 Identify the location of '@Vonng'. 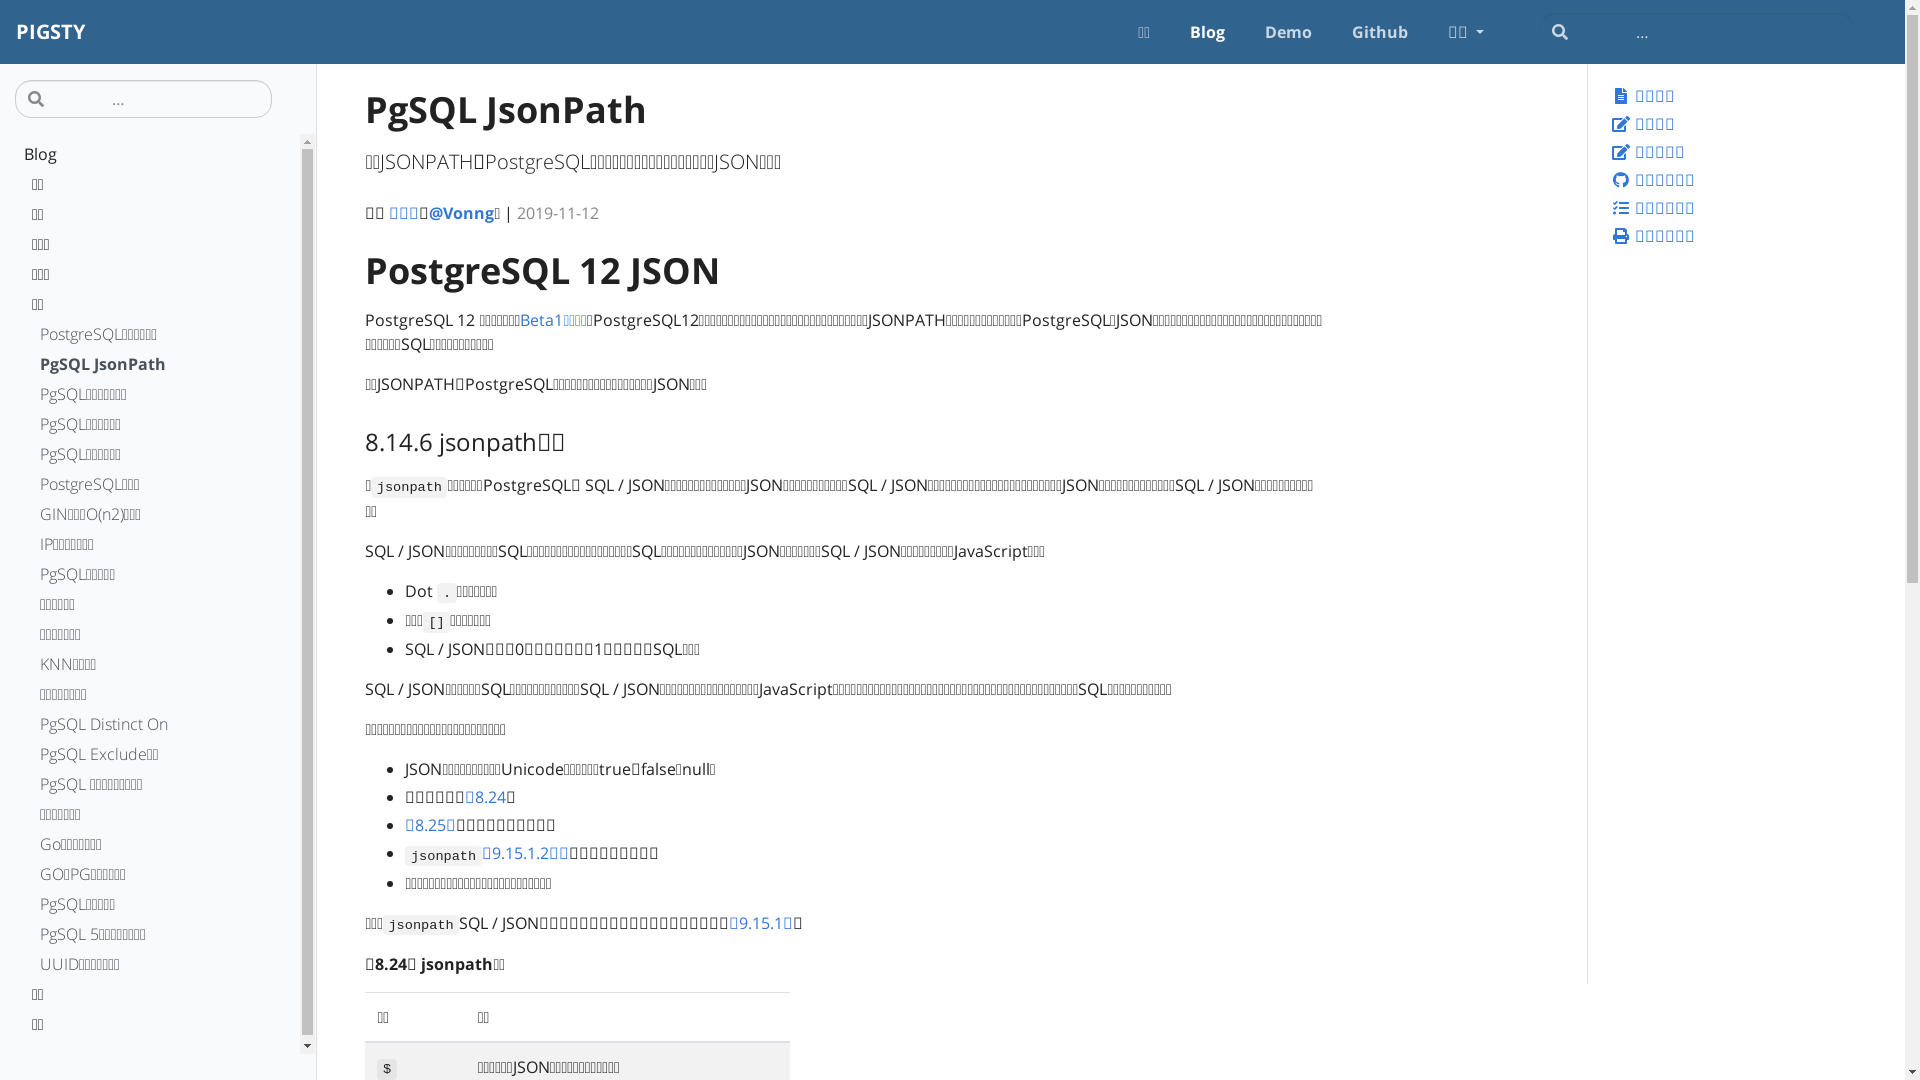
(460, 212).